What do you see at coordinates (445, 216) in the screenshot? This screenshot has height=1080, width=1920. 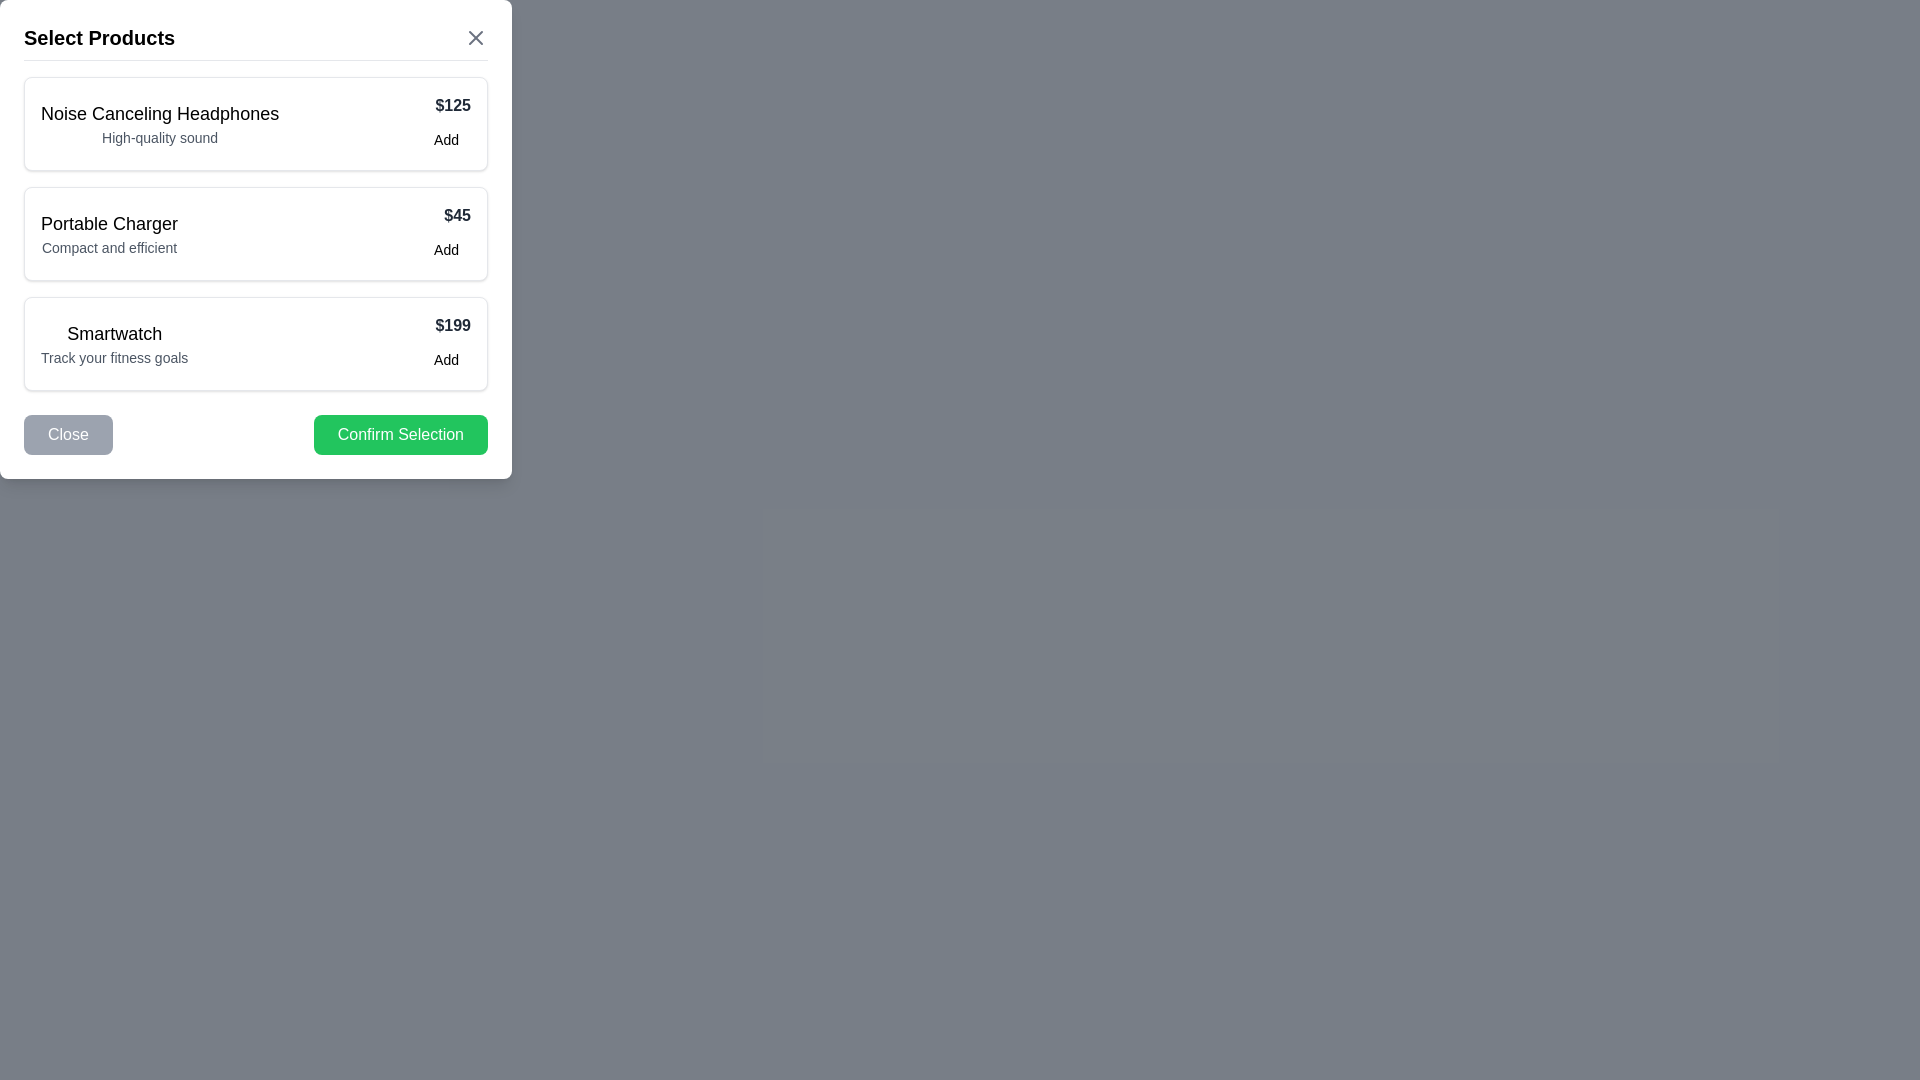 I see `the text label displaying '$45', which is in bold dark gray font, located to the right of the 'Portable Charger' description in the second item row of the product list` at bounding box center [445, 216].